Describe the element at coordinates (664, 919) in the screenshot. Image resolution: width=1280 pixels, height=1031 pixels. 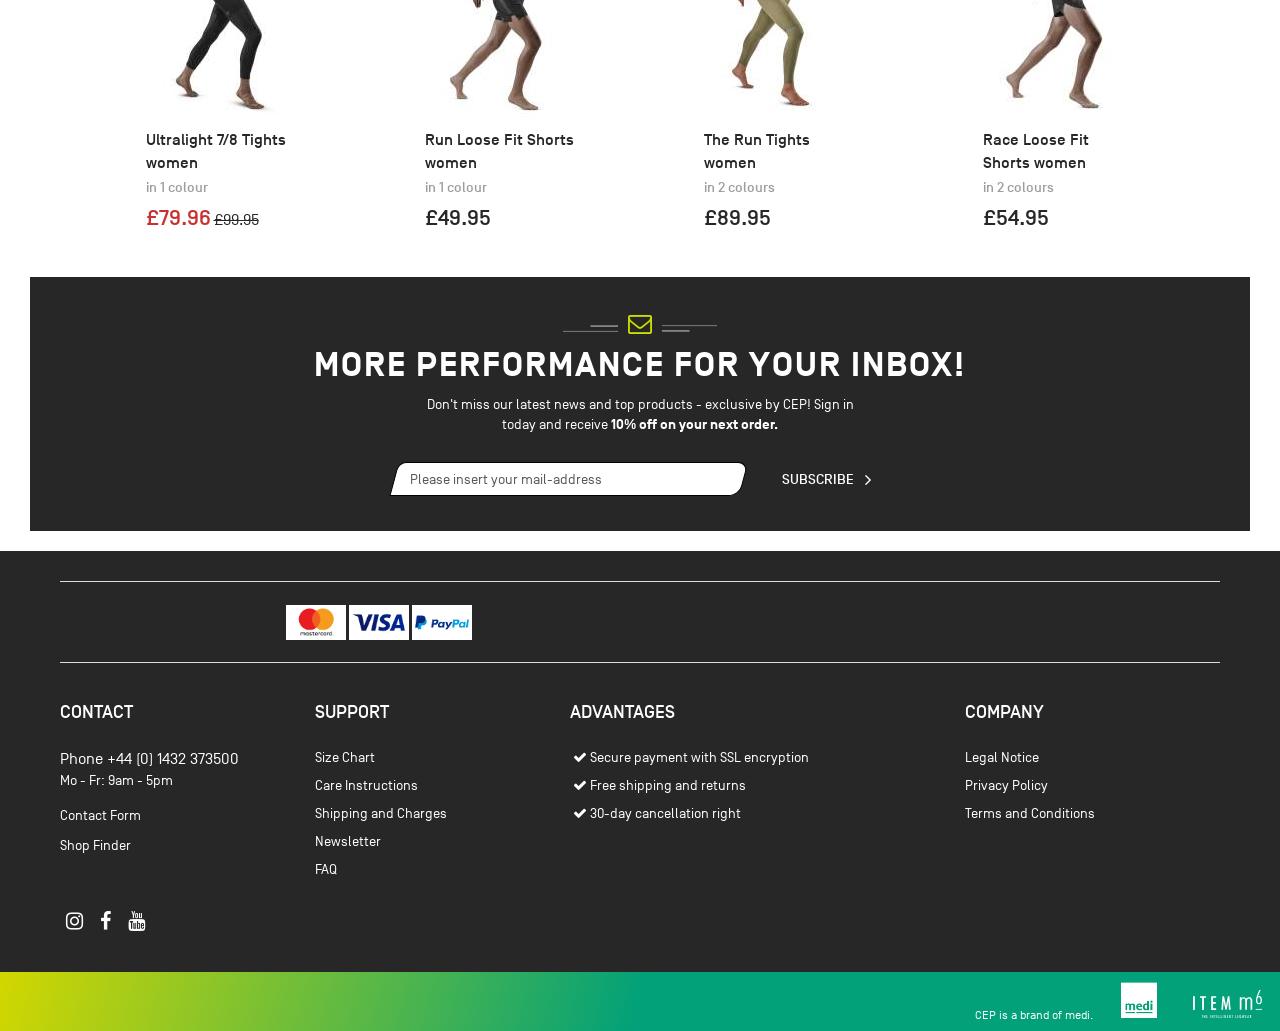
I see `'30-day cancellation right'` at that location.